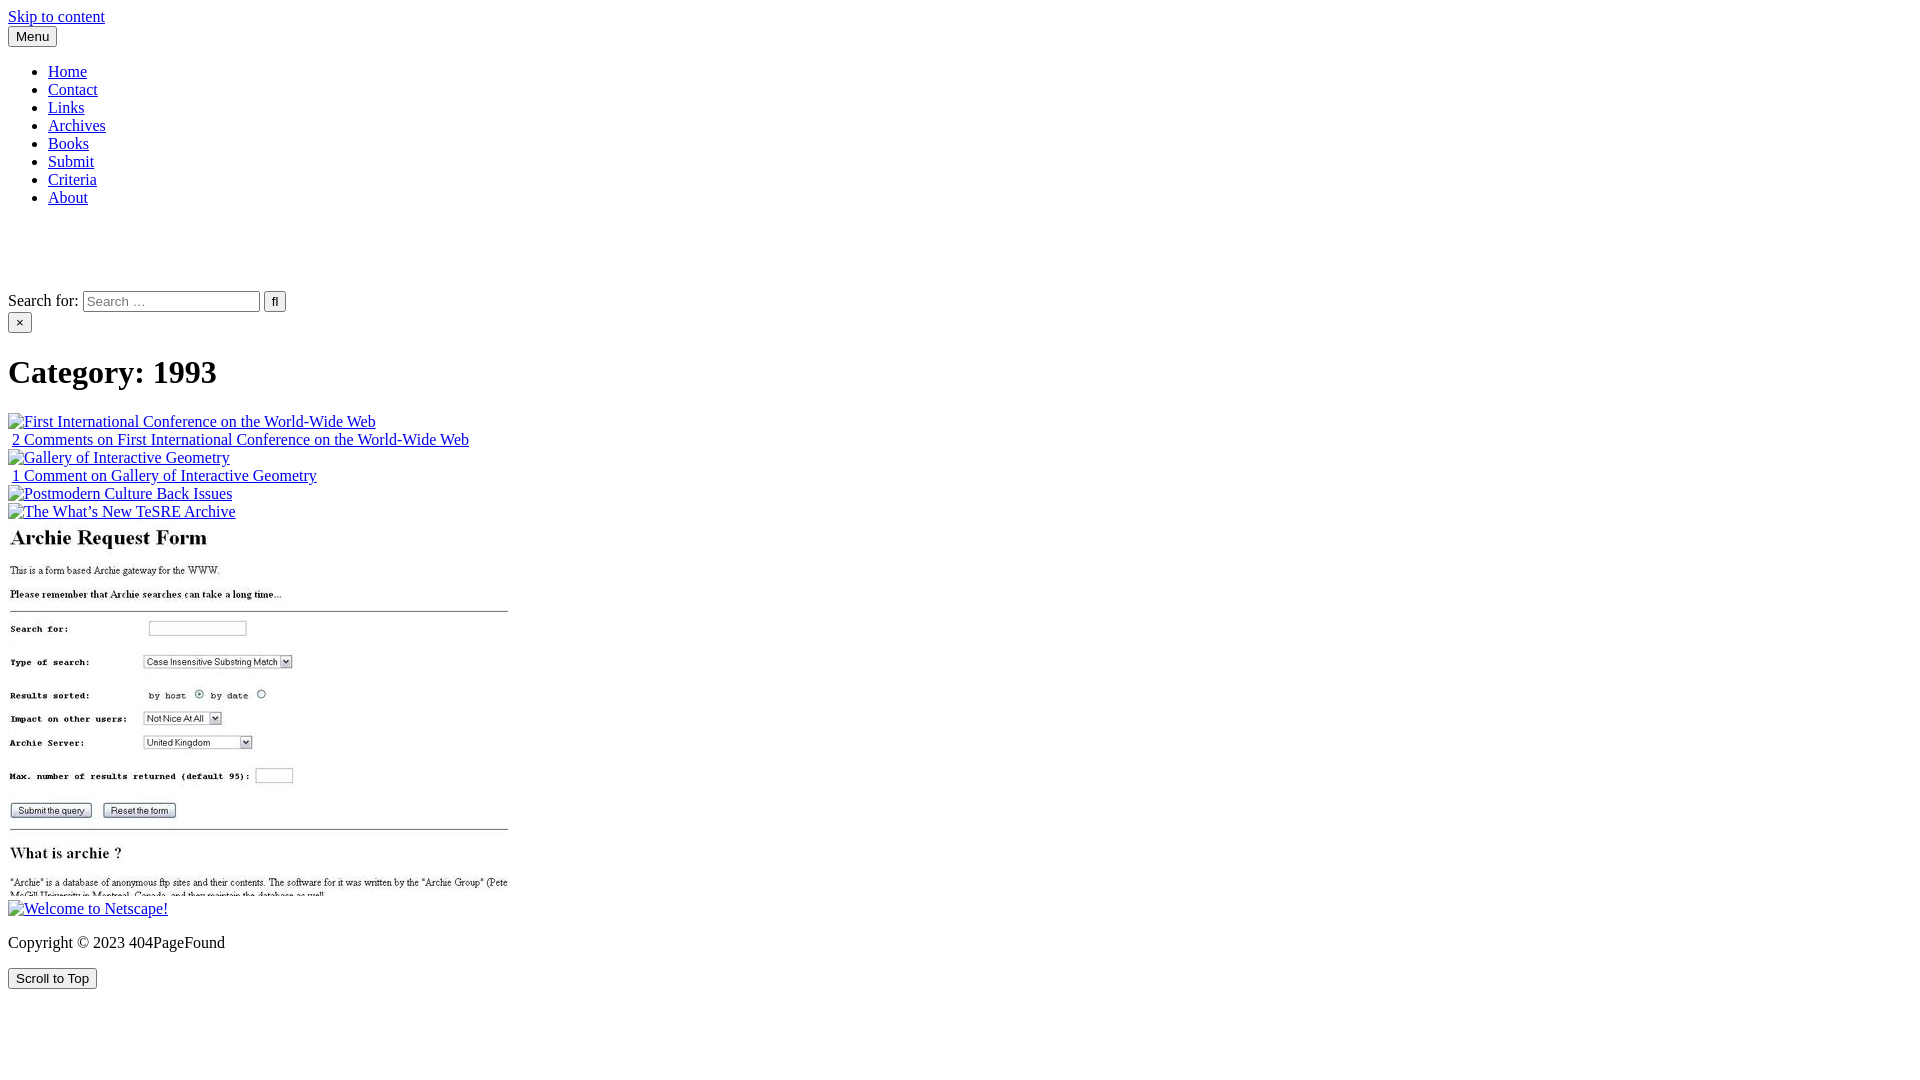  Describe the element at coordinates (72, 178) in the screenshot. I see `'Criteria'` at that location.